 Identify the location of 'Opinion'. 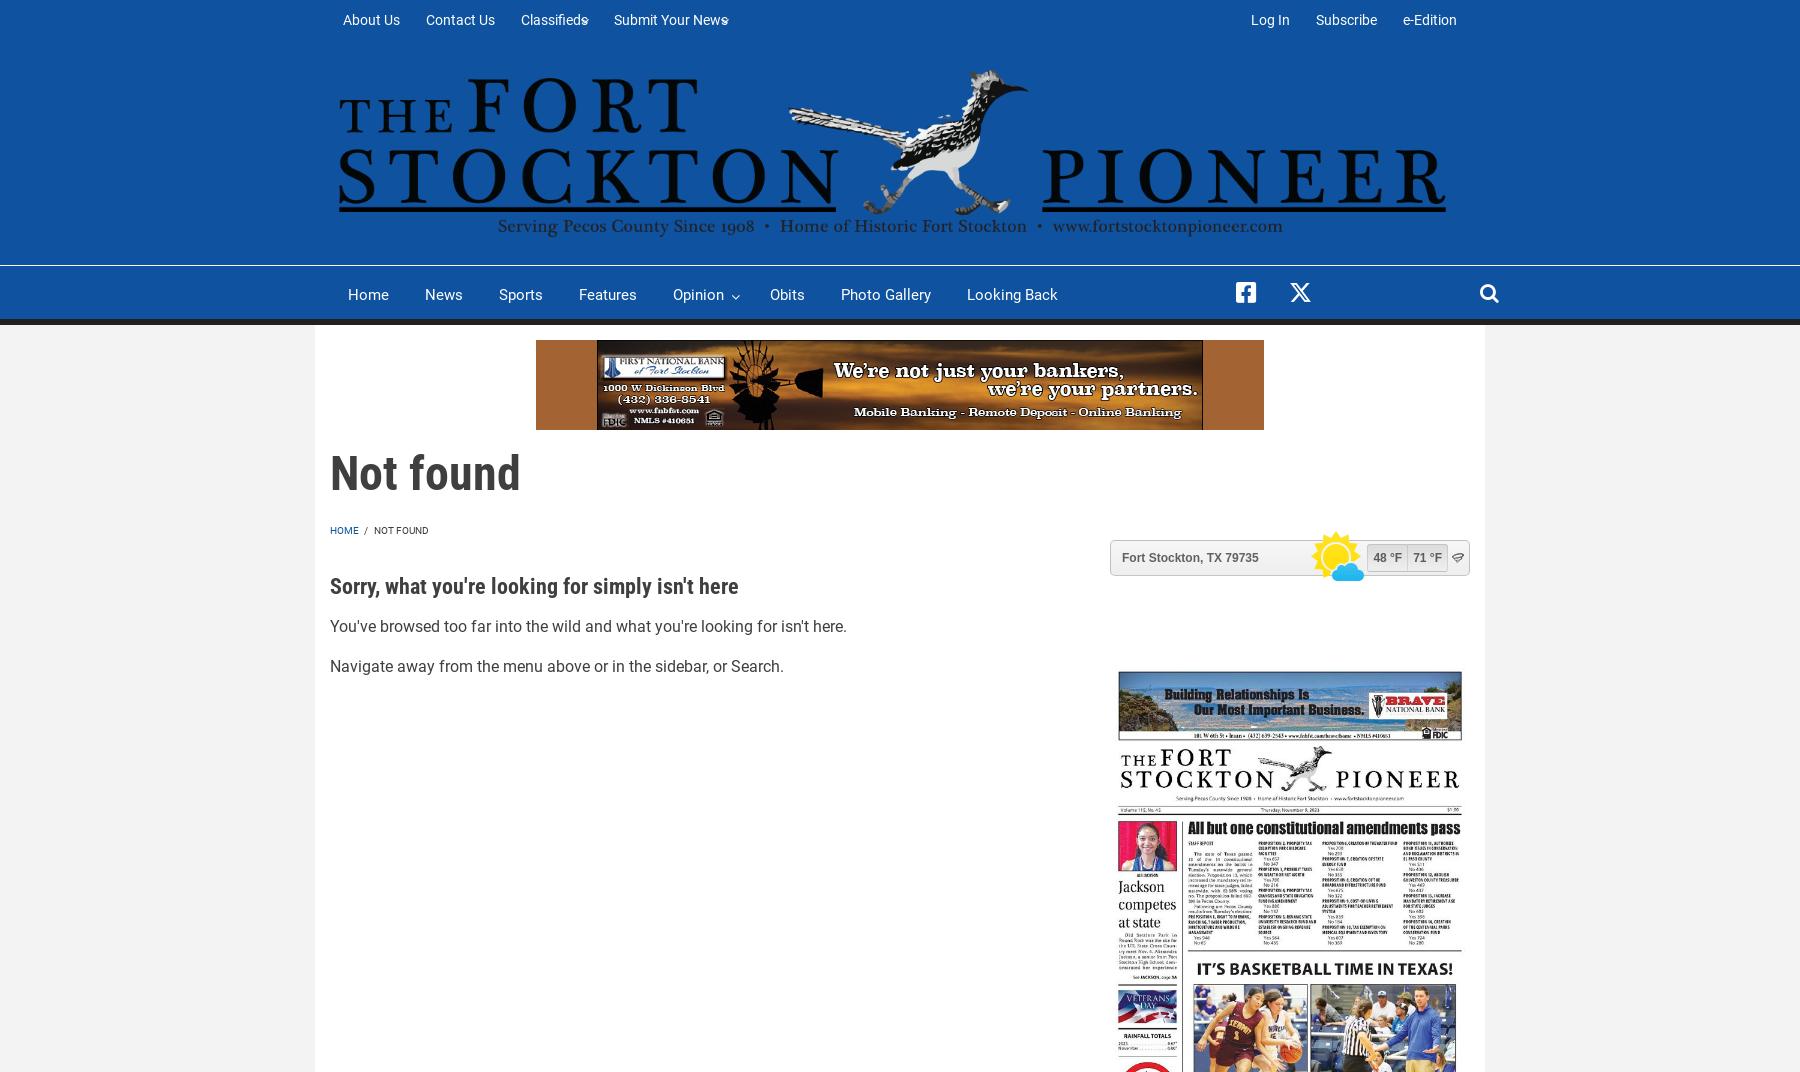
(697, 294).